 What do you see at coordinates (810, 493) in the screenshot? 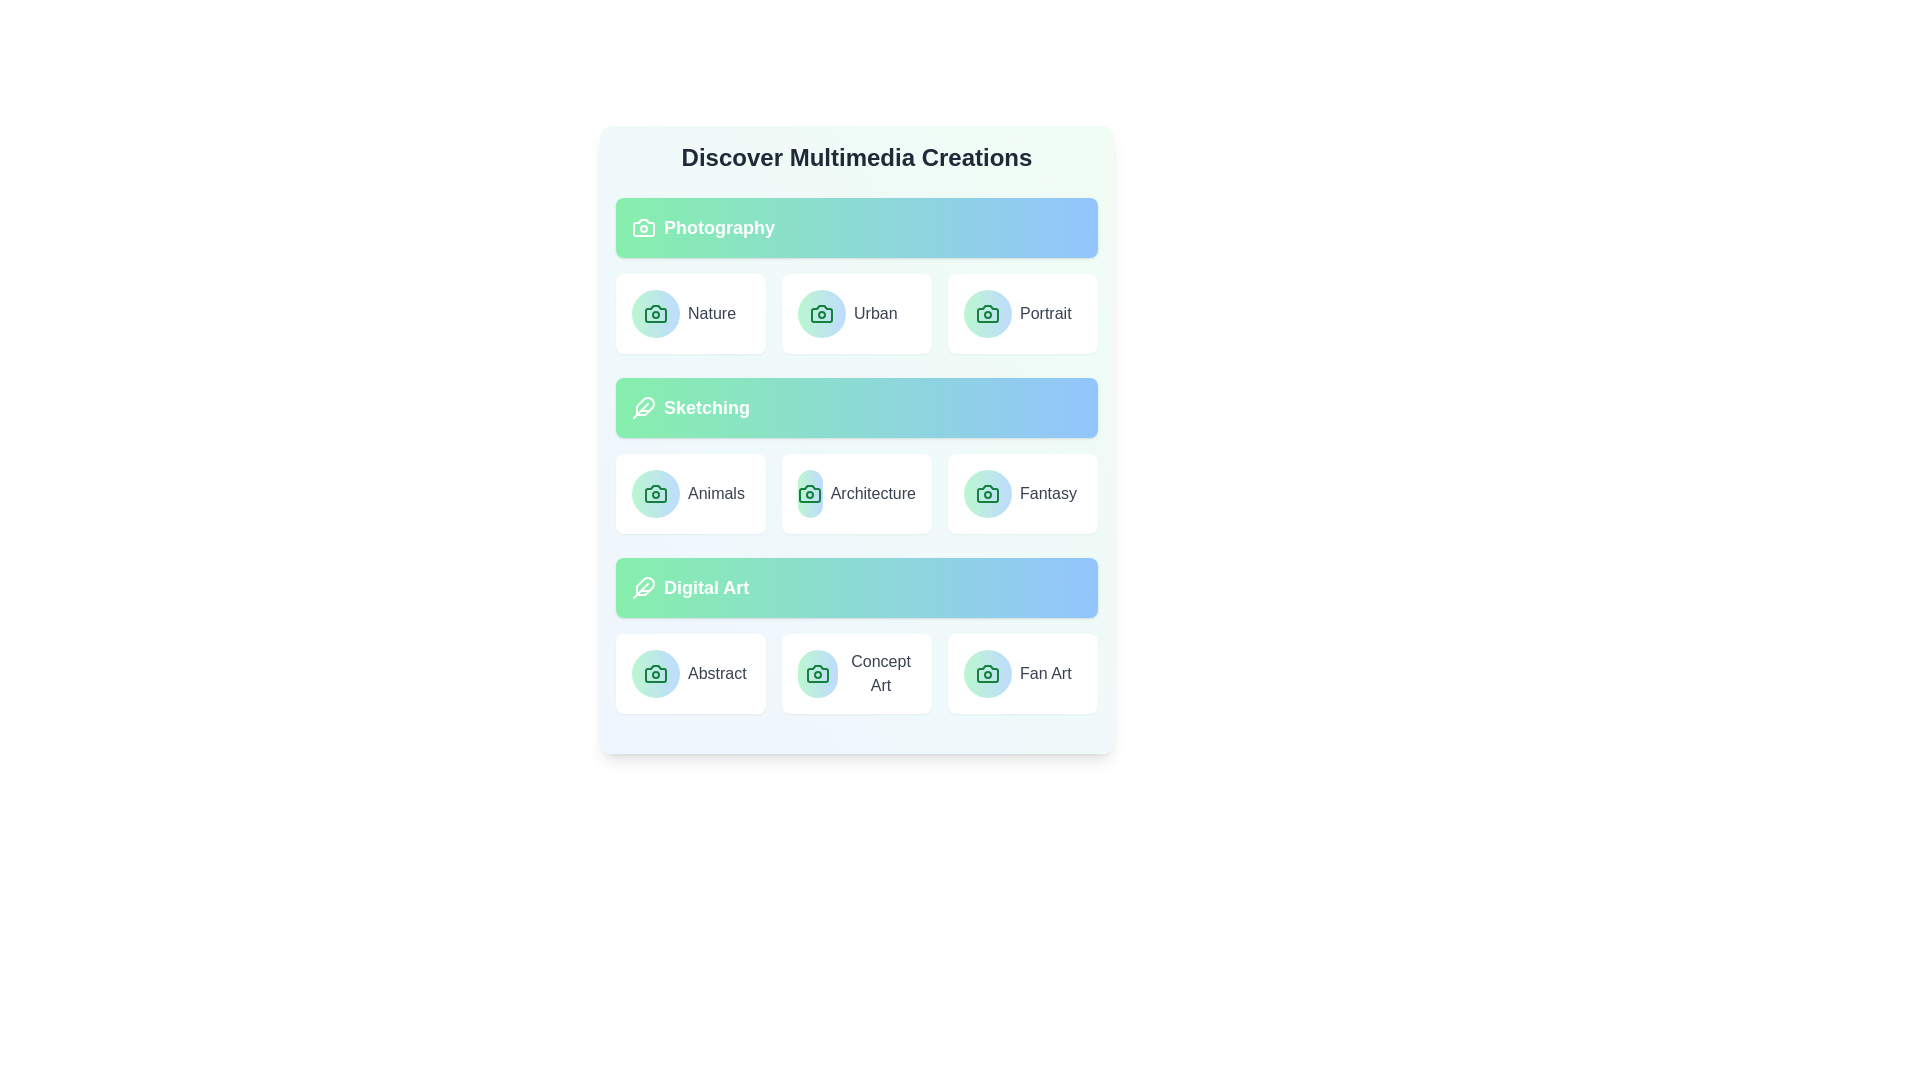
I see `the icon associated with the Architecture category` at bounding box center [810, 493].